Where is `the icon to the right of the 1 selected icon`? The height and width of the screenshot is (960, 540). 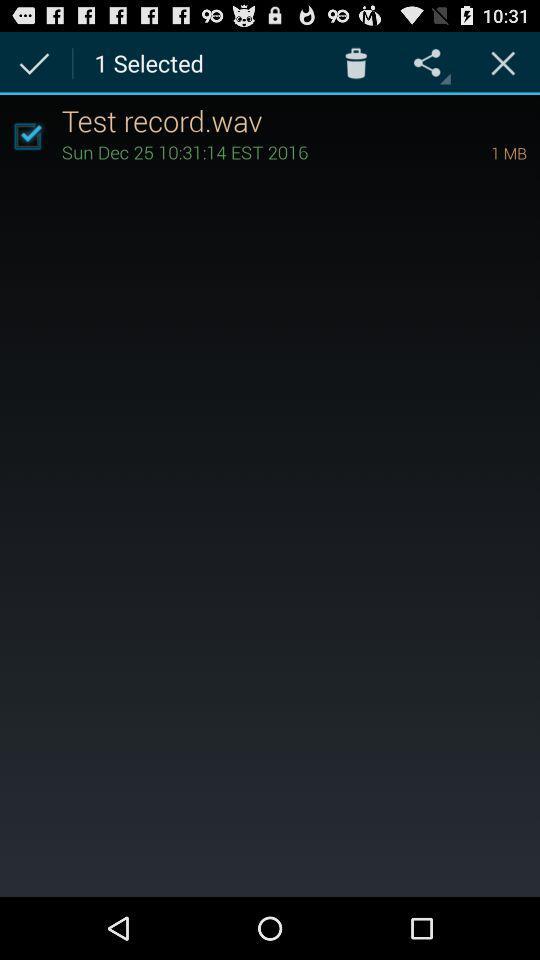
the icon to the right of the 1 selected icon is located at coordinates (355, 62).